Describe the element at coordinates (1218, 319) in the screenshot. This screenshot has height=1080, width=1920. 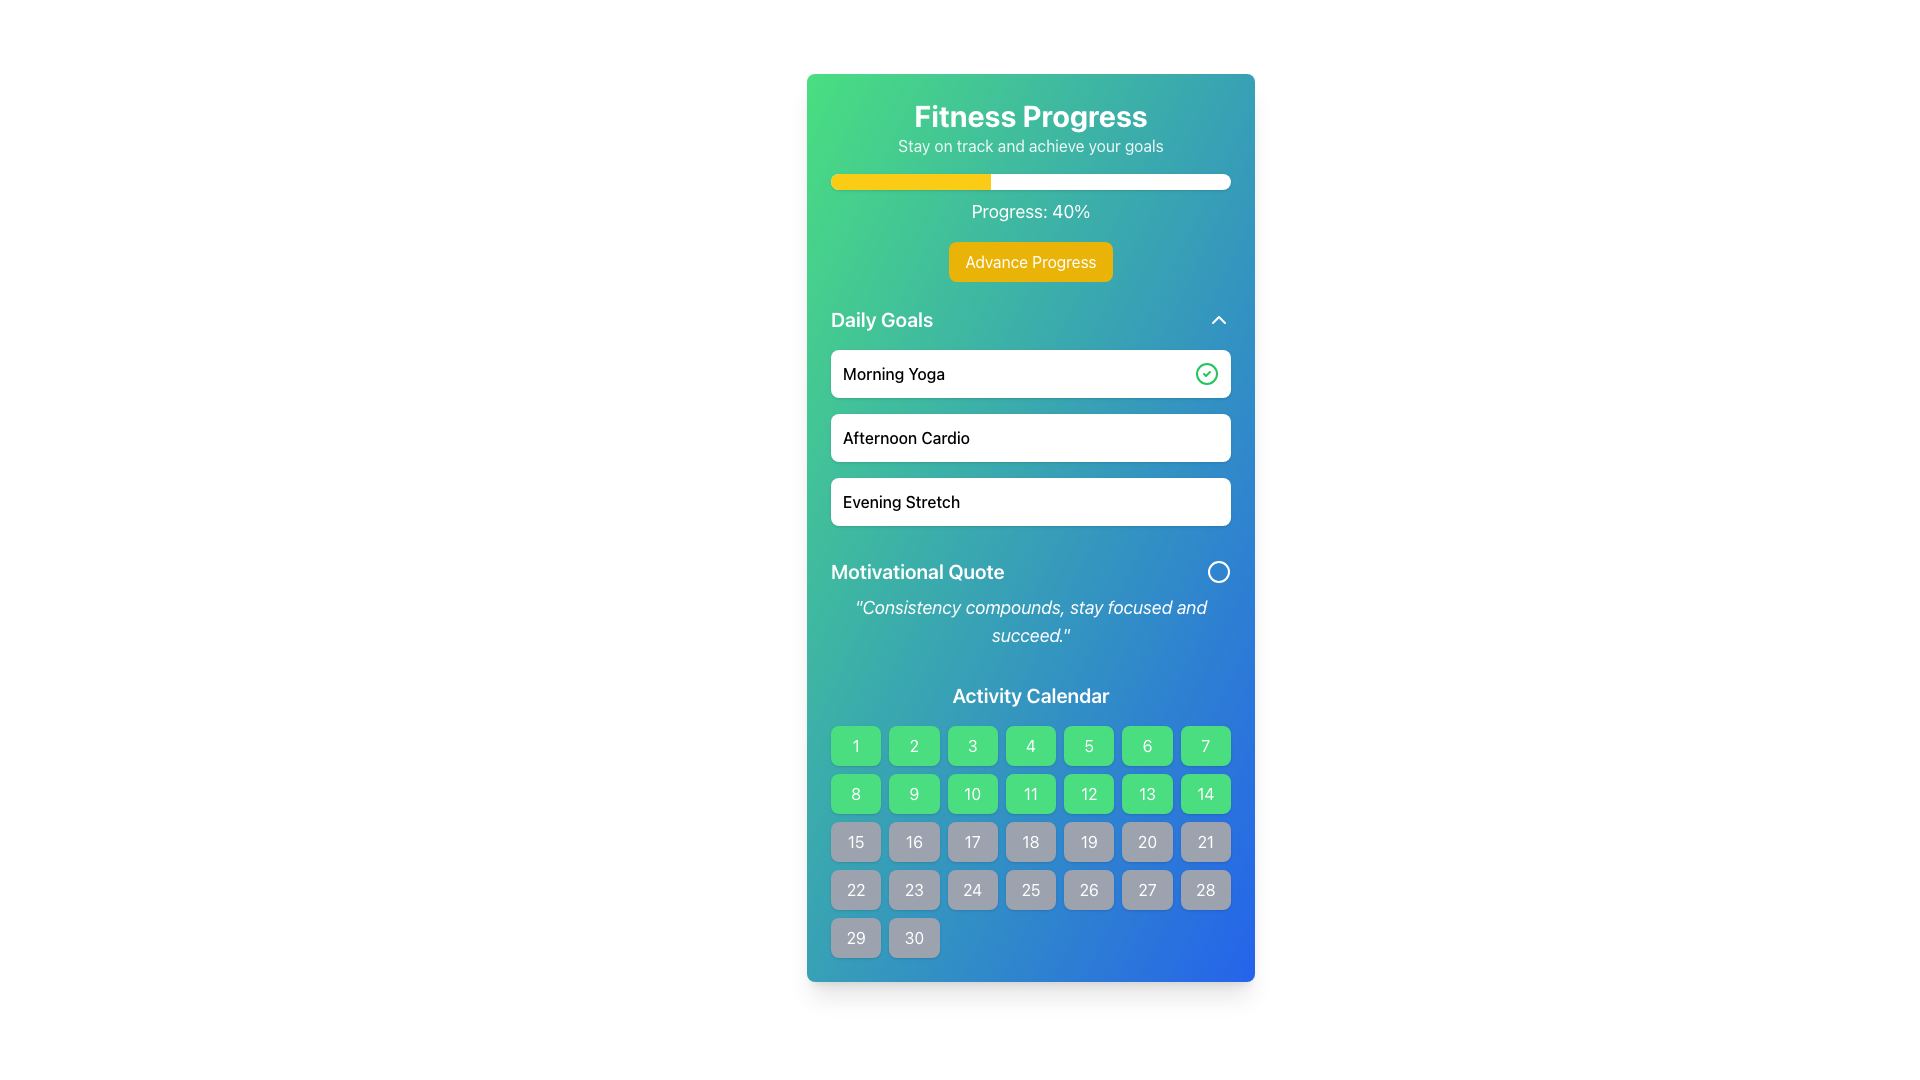
I see `the chevron icon located on the right side of the 'Daily Goals' heading, which is an upward-pointing arrow shape aligned vertically with the text` at that location.